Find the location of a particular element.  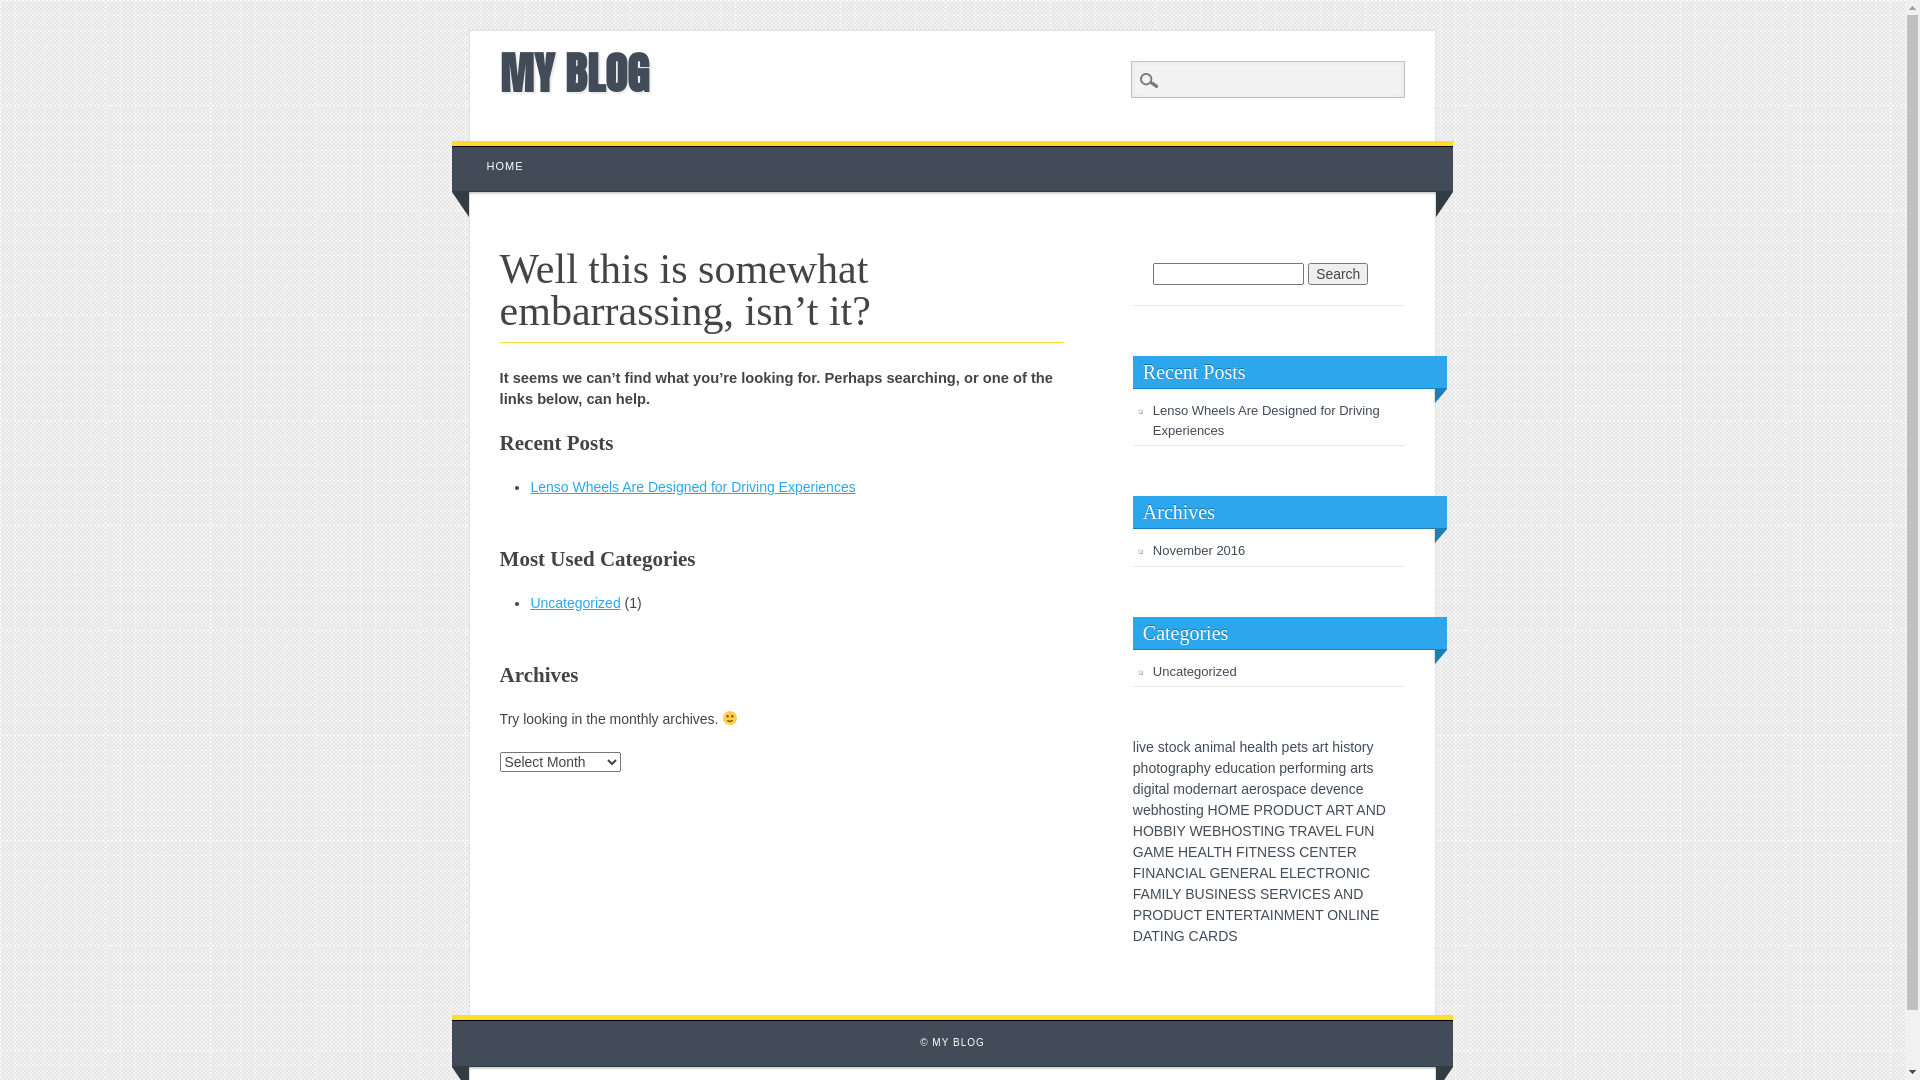

'A' is located at coordinates (1147, 936).